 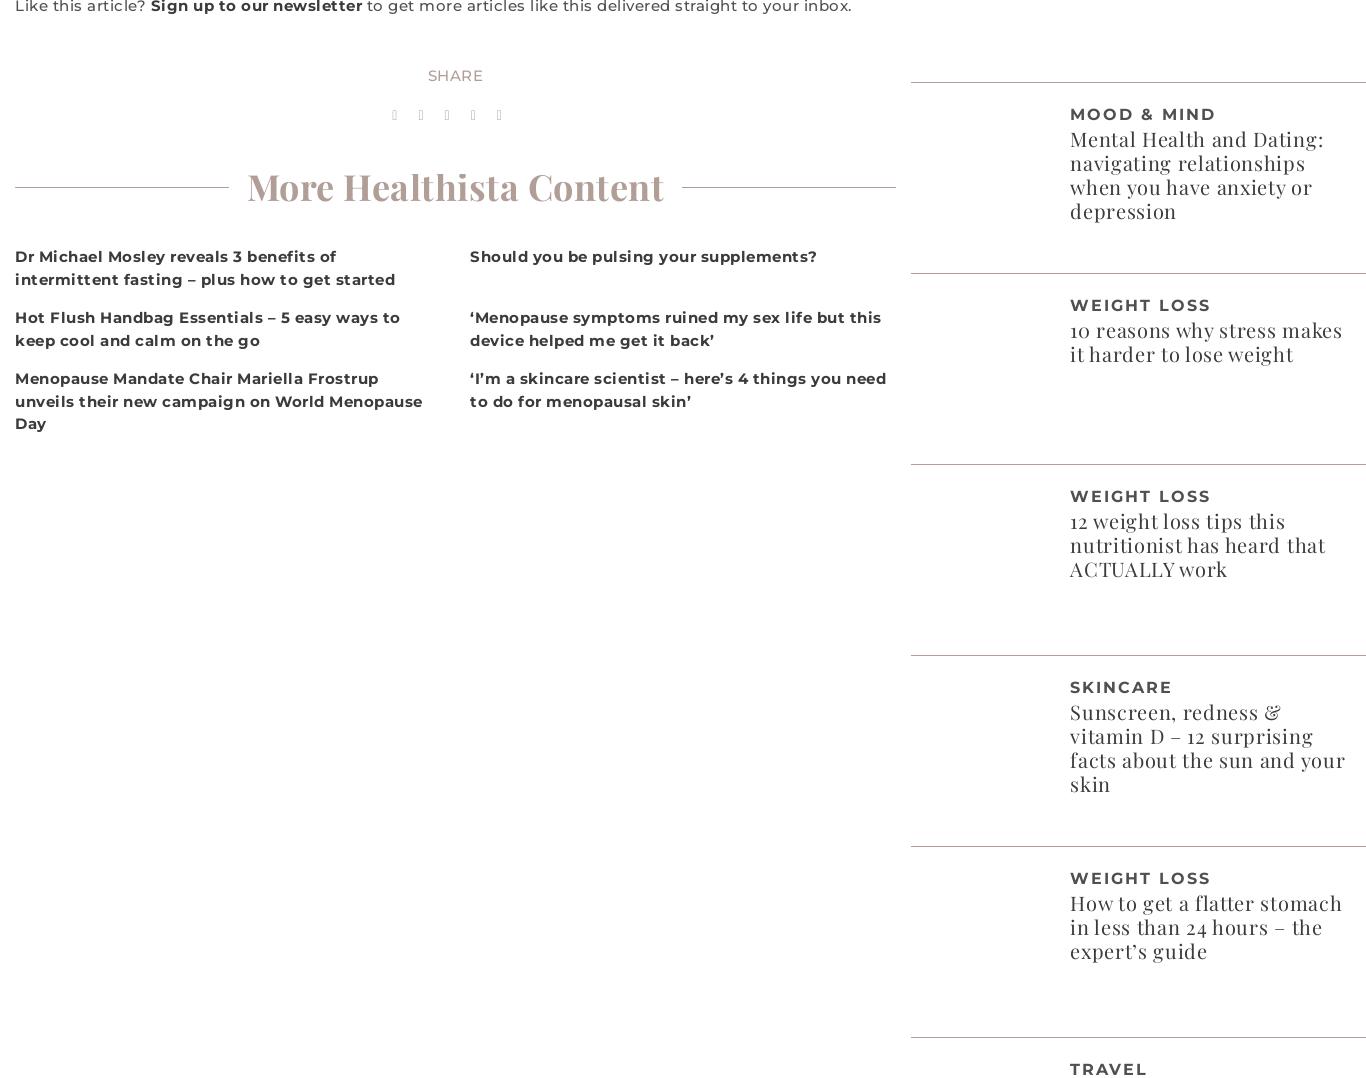 What do you see at coordinates (1142, 112) in the screenshot?
I see `'Mood & Mind'` at bounding box center [1142, 112].